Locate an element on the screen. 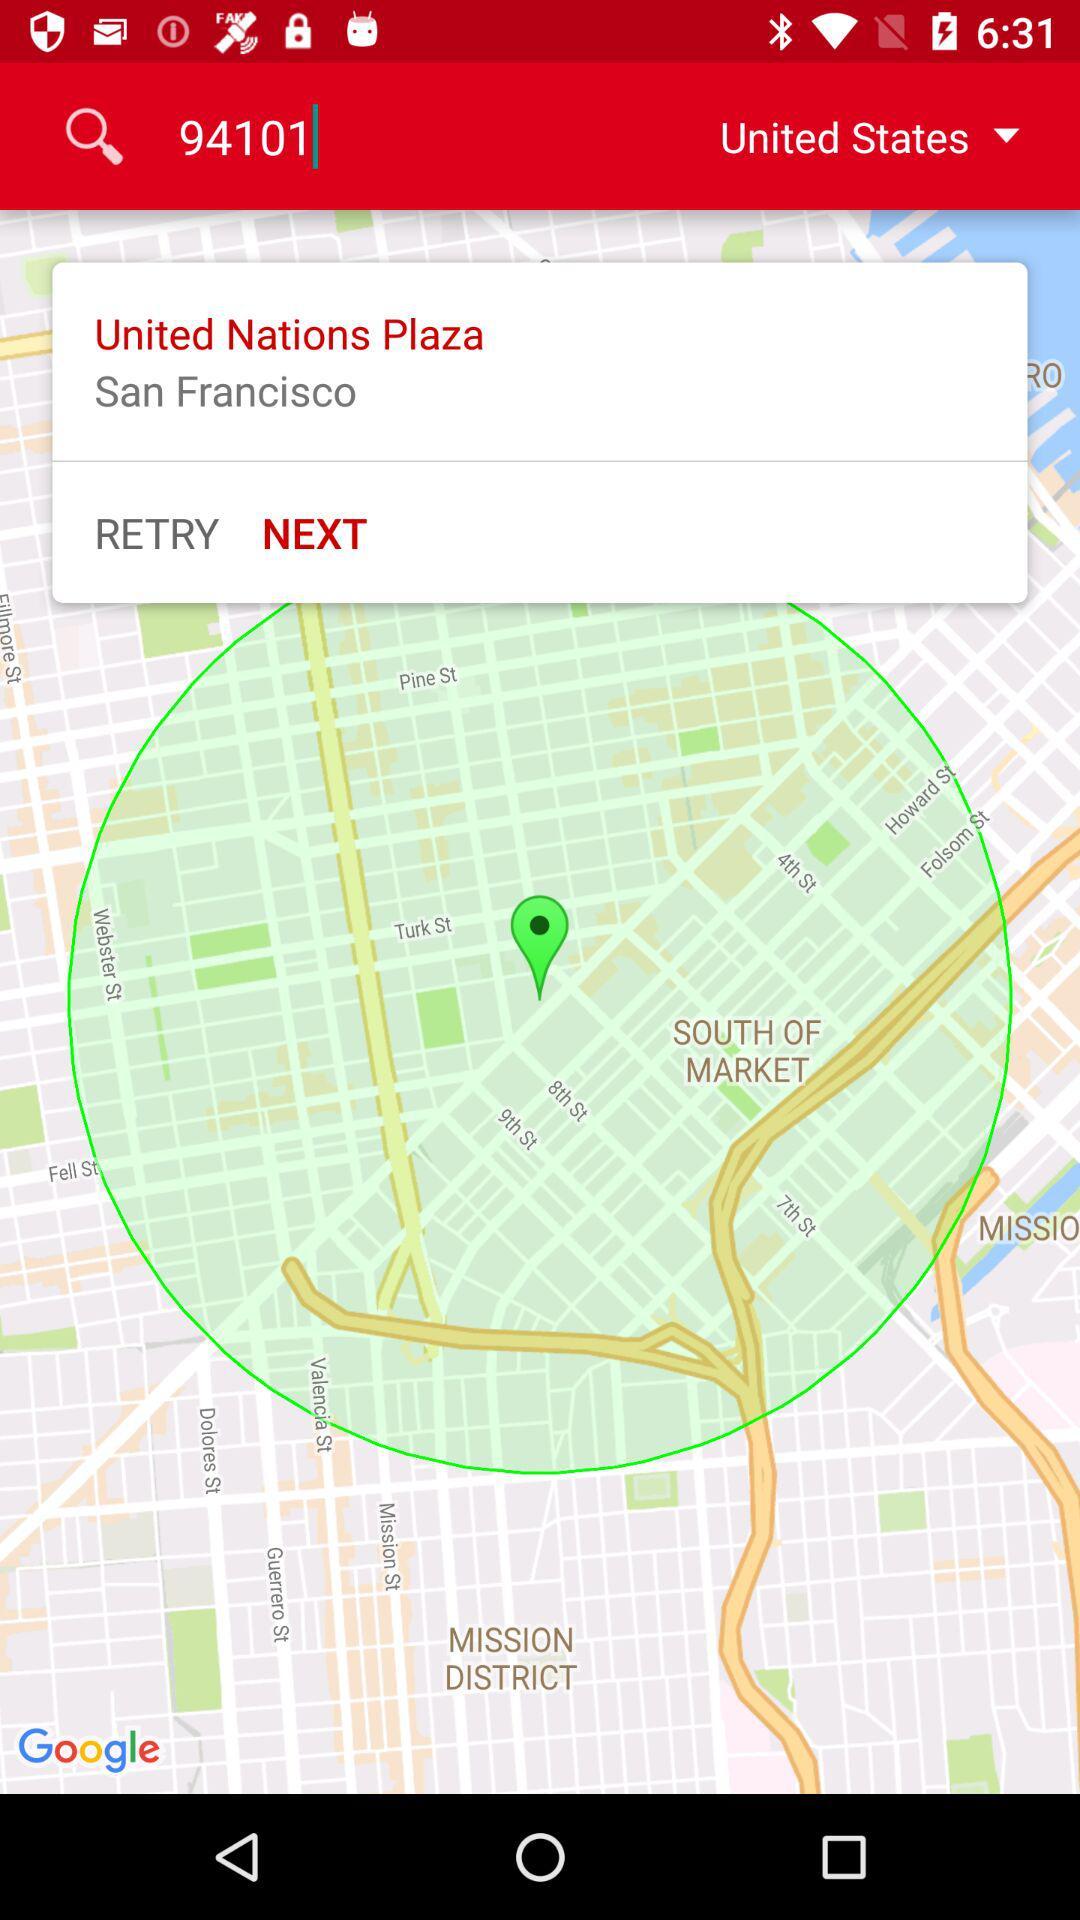 This screenshot has height=1920, width=1080. the item at the center is located at coordinates (540, 1002).